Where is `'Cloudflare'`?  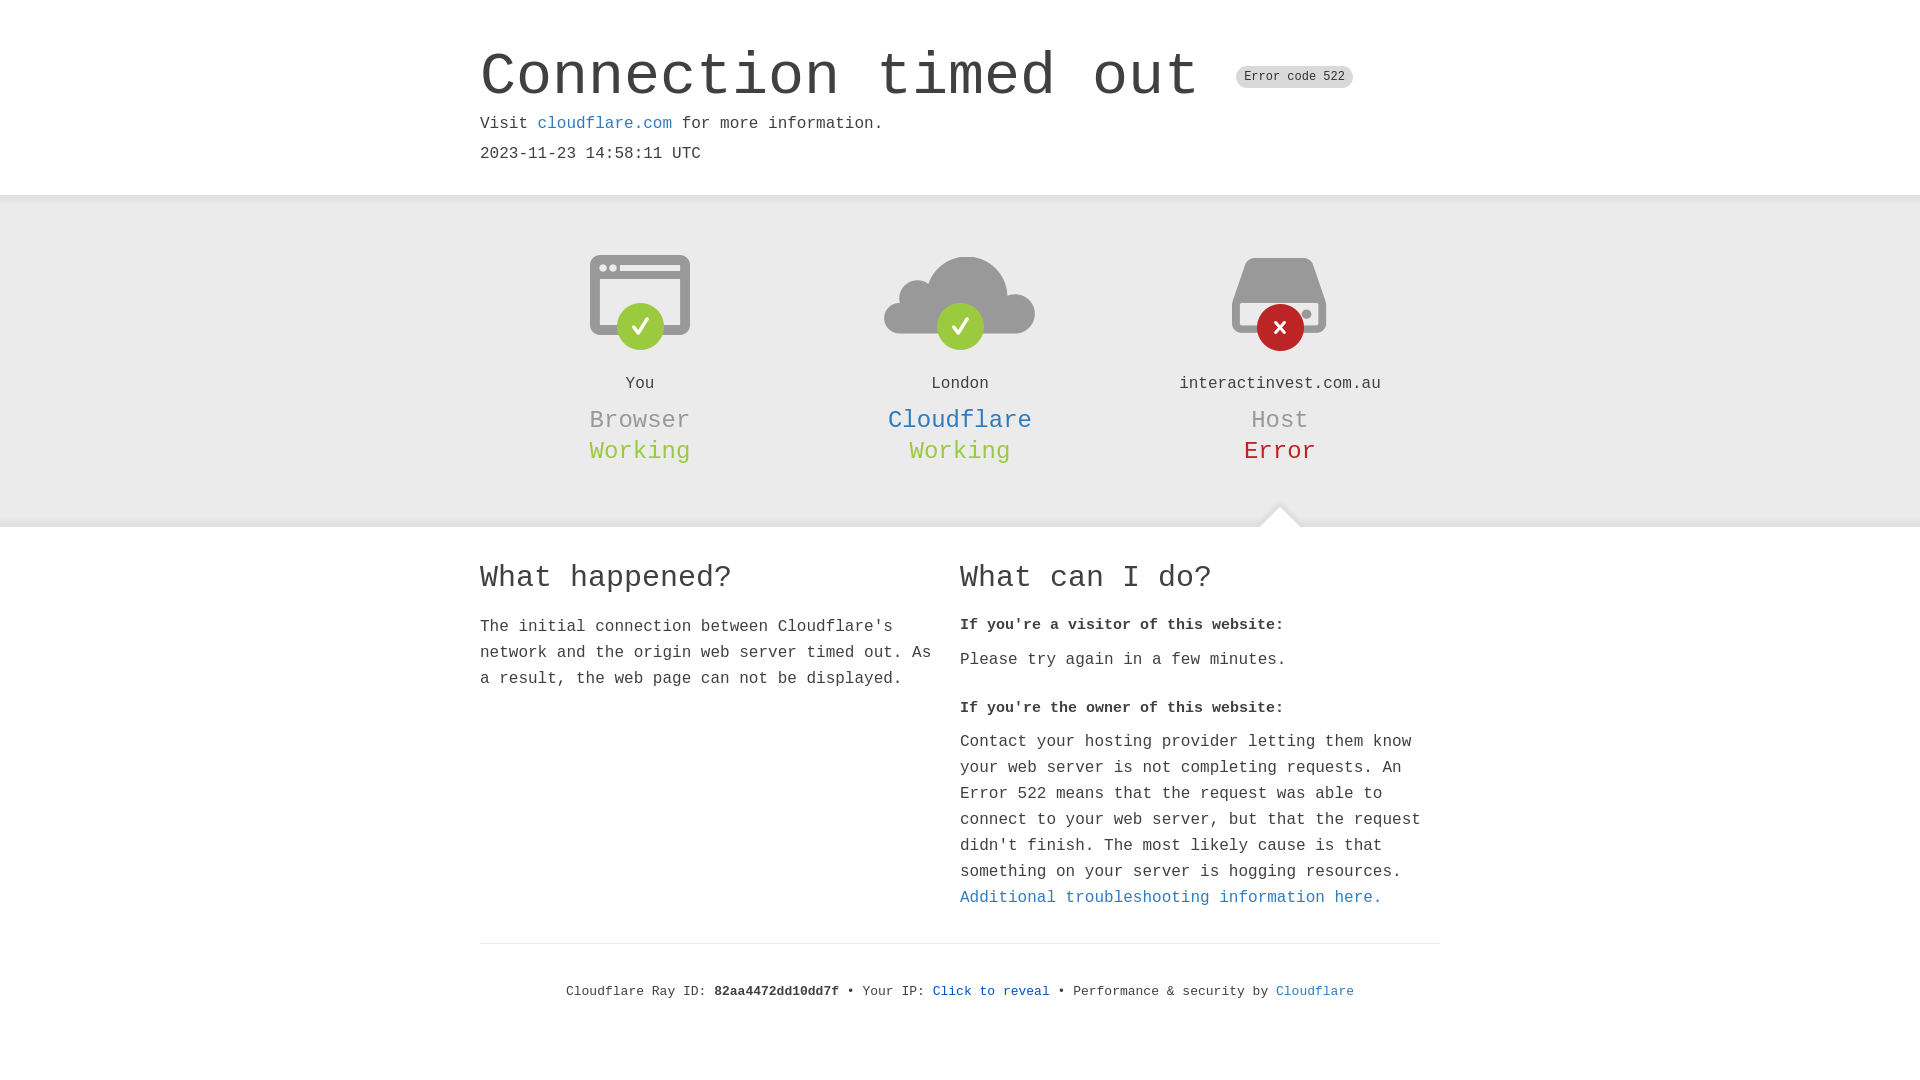
'Cloudflare' is located at coordinates (960, 419).